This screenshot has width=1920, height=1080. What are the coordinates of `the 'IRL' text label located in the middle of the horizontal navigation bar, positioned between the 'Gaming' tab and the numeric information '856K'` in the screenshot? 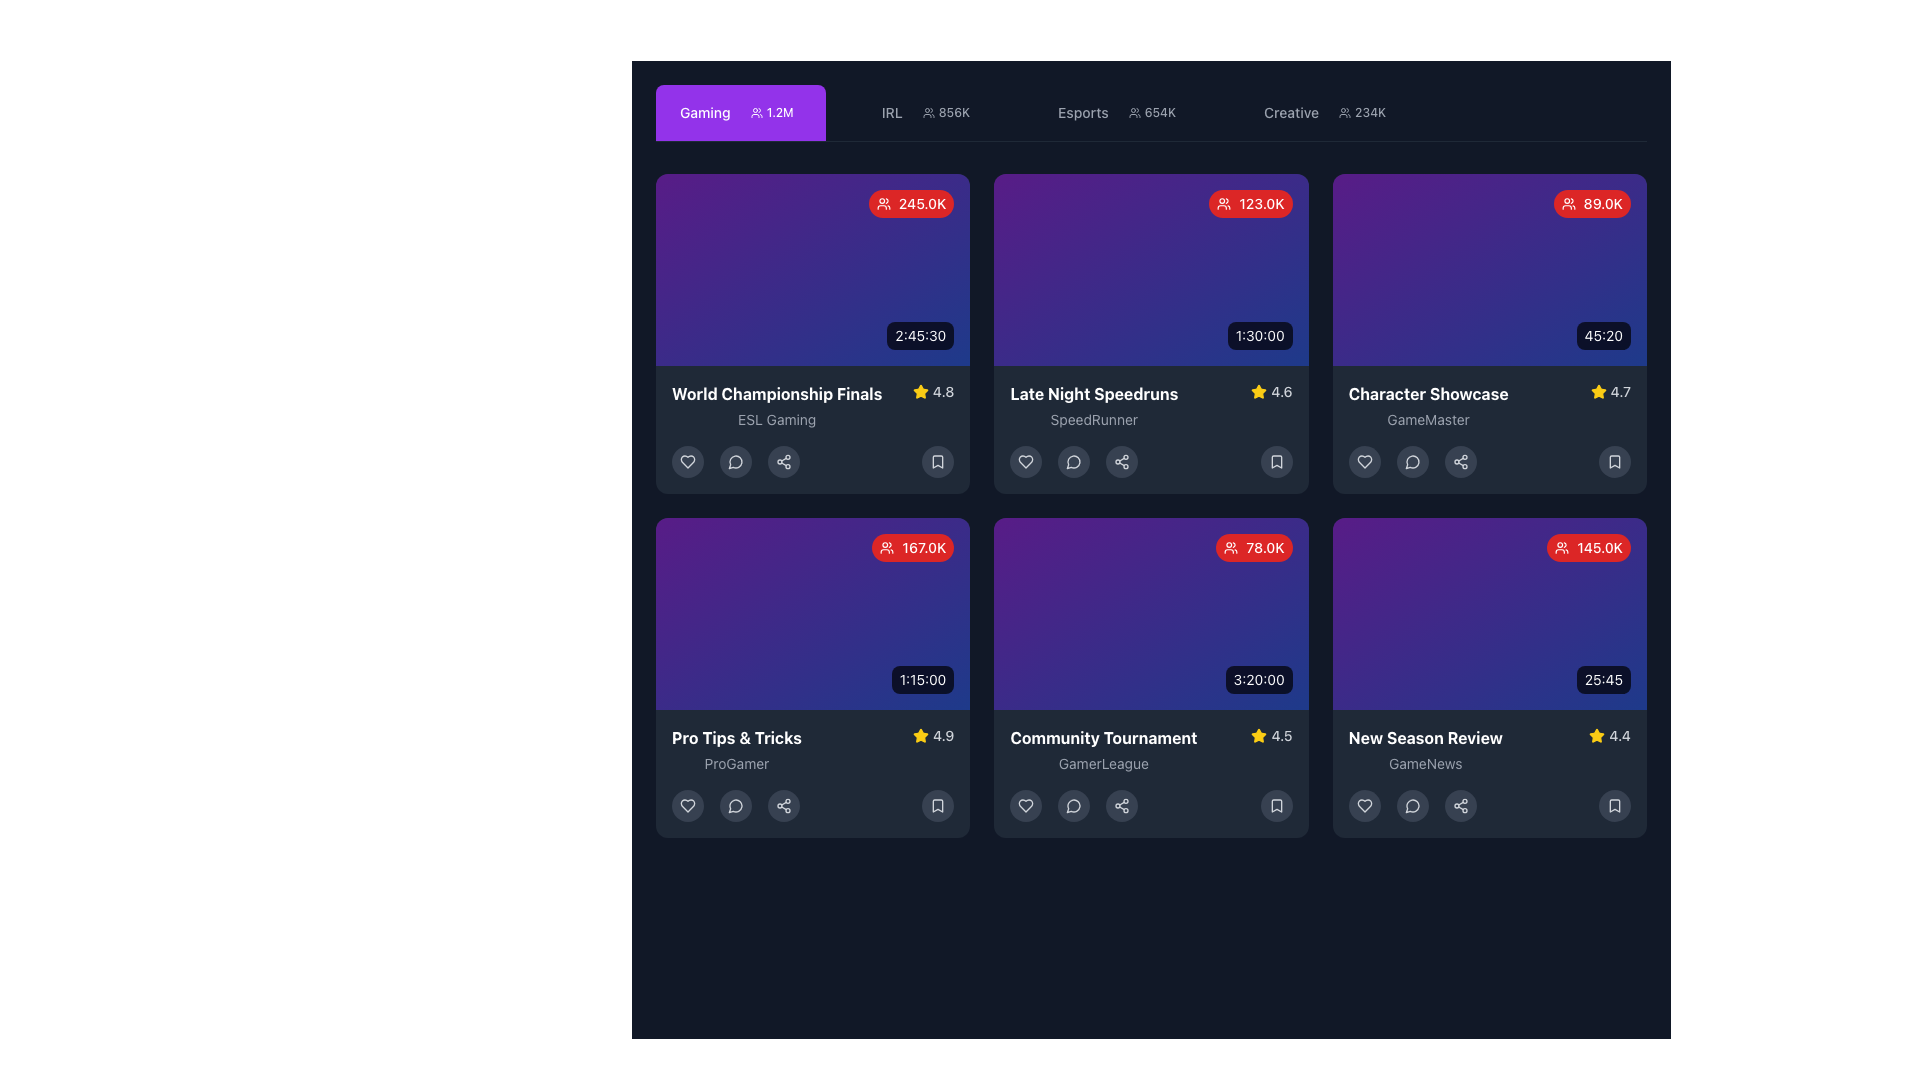 It's located at (891, 112).